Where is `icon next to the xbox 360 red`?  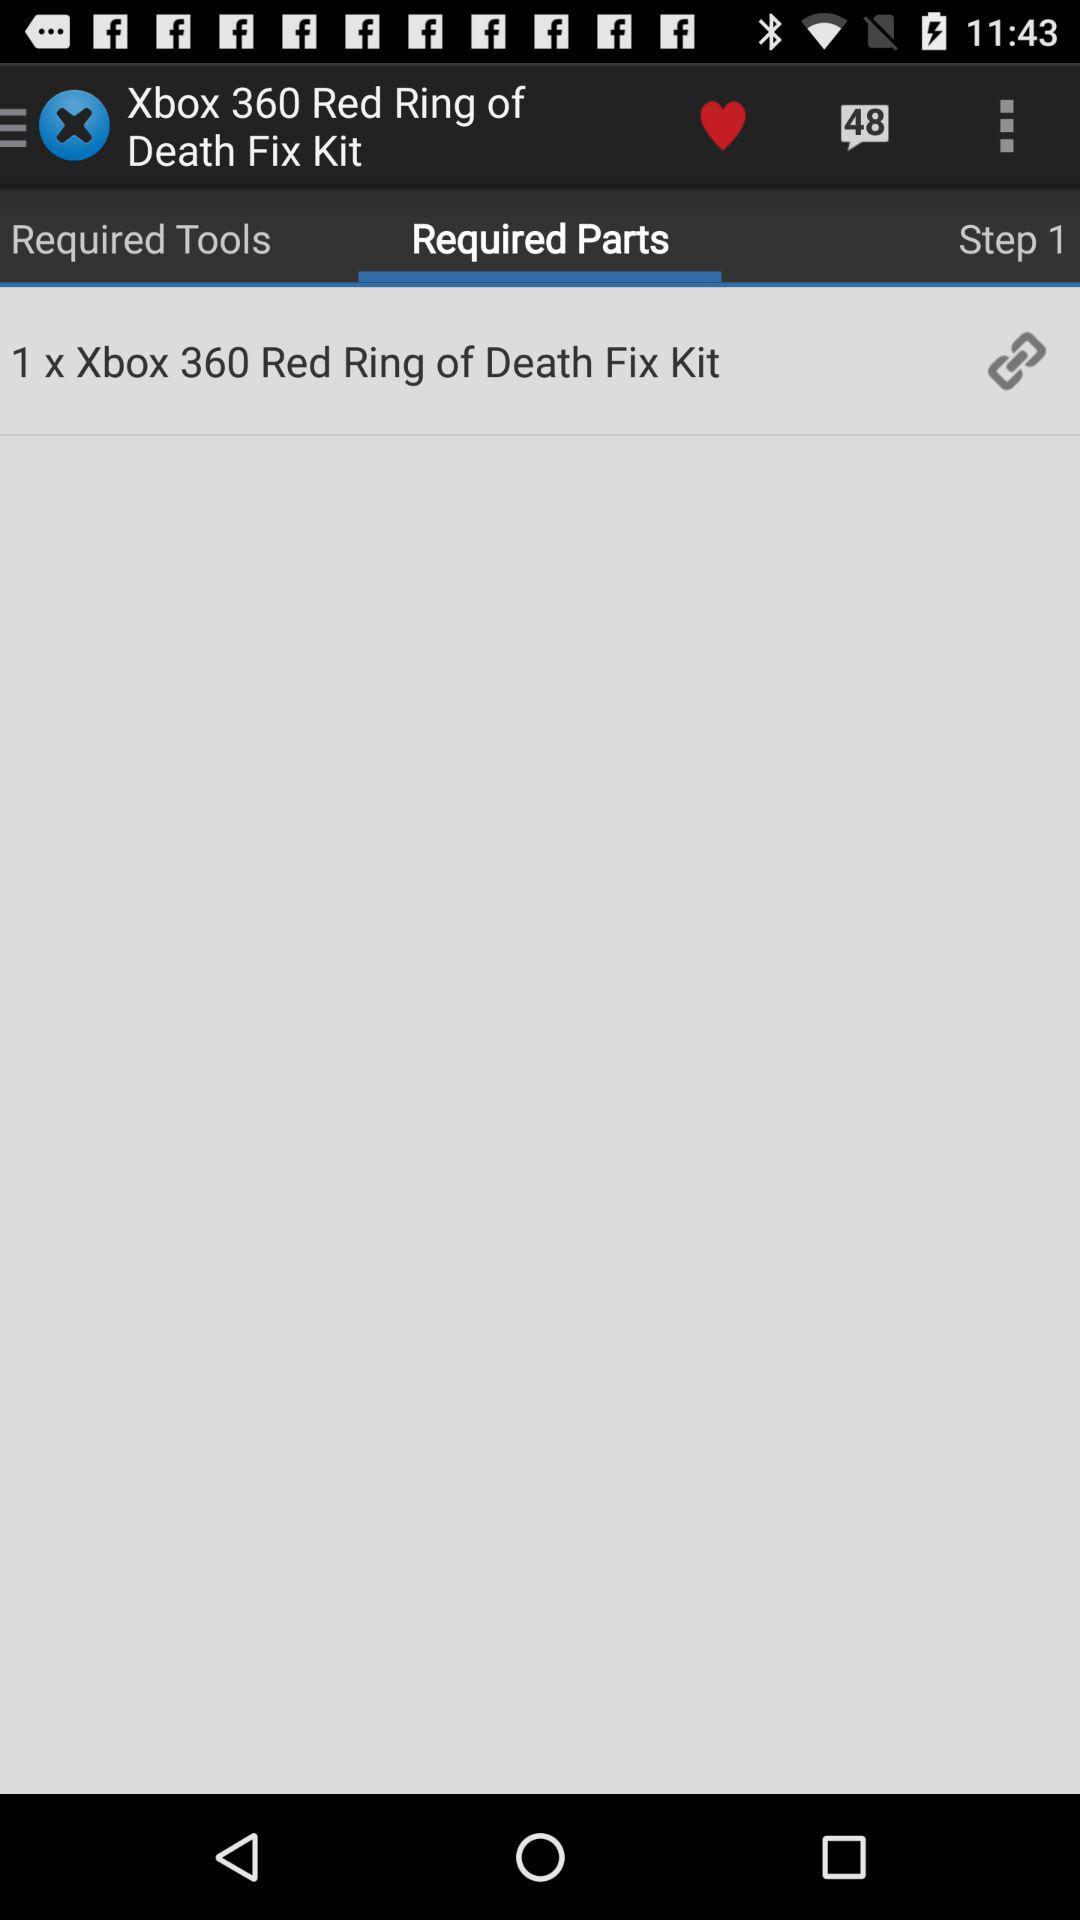 icon next to the xbox 360 red is located at coordinates (722, 124).